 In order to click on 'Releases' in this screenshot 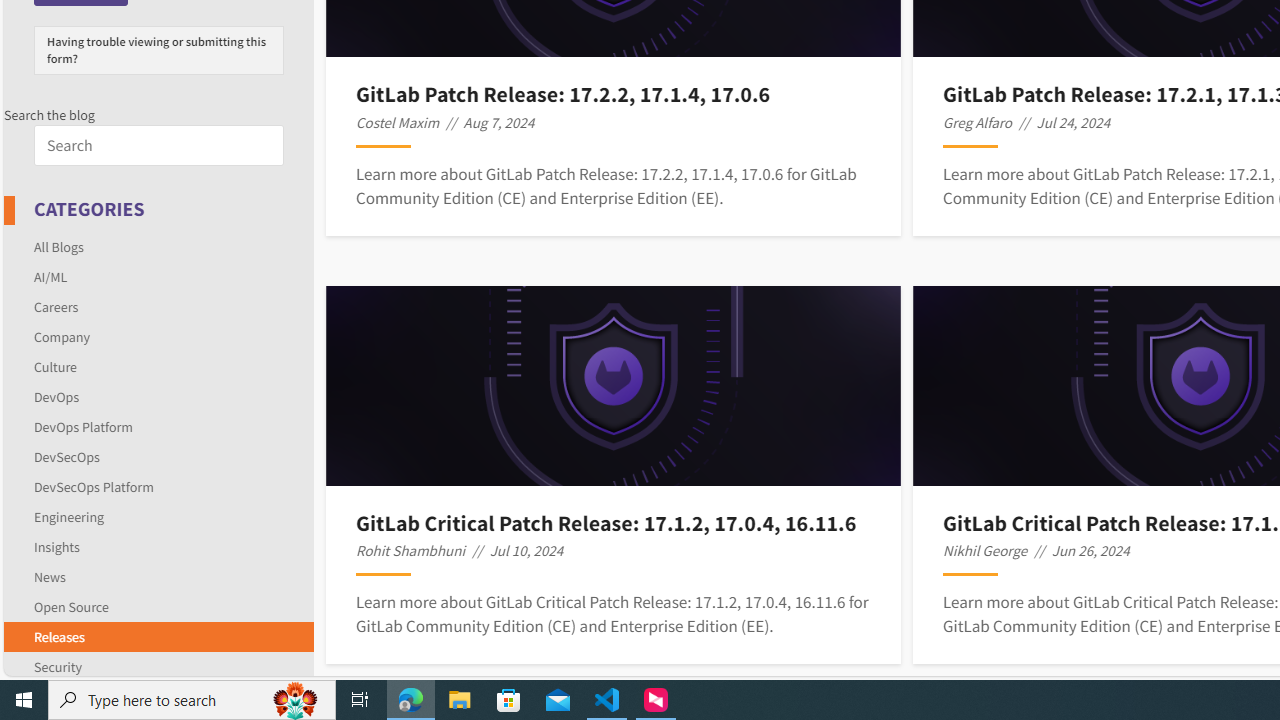, I will do `click(59, 636)`.